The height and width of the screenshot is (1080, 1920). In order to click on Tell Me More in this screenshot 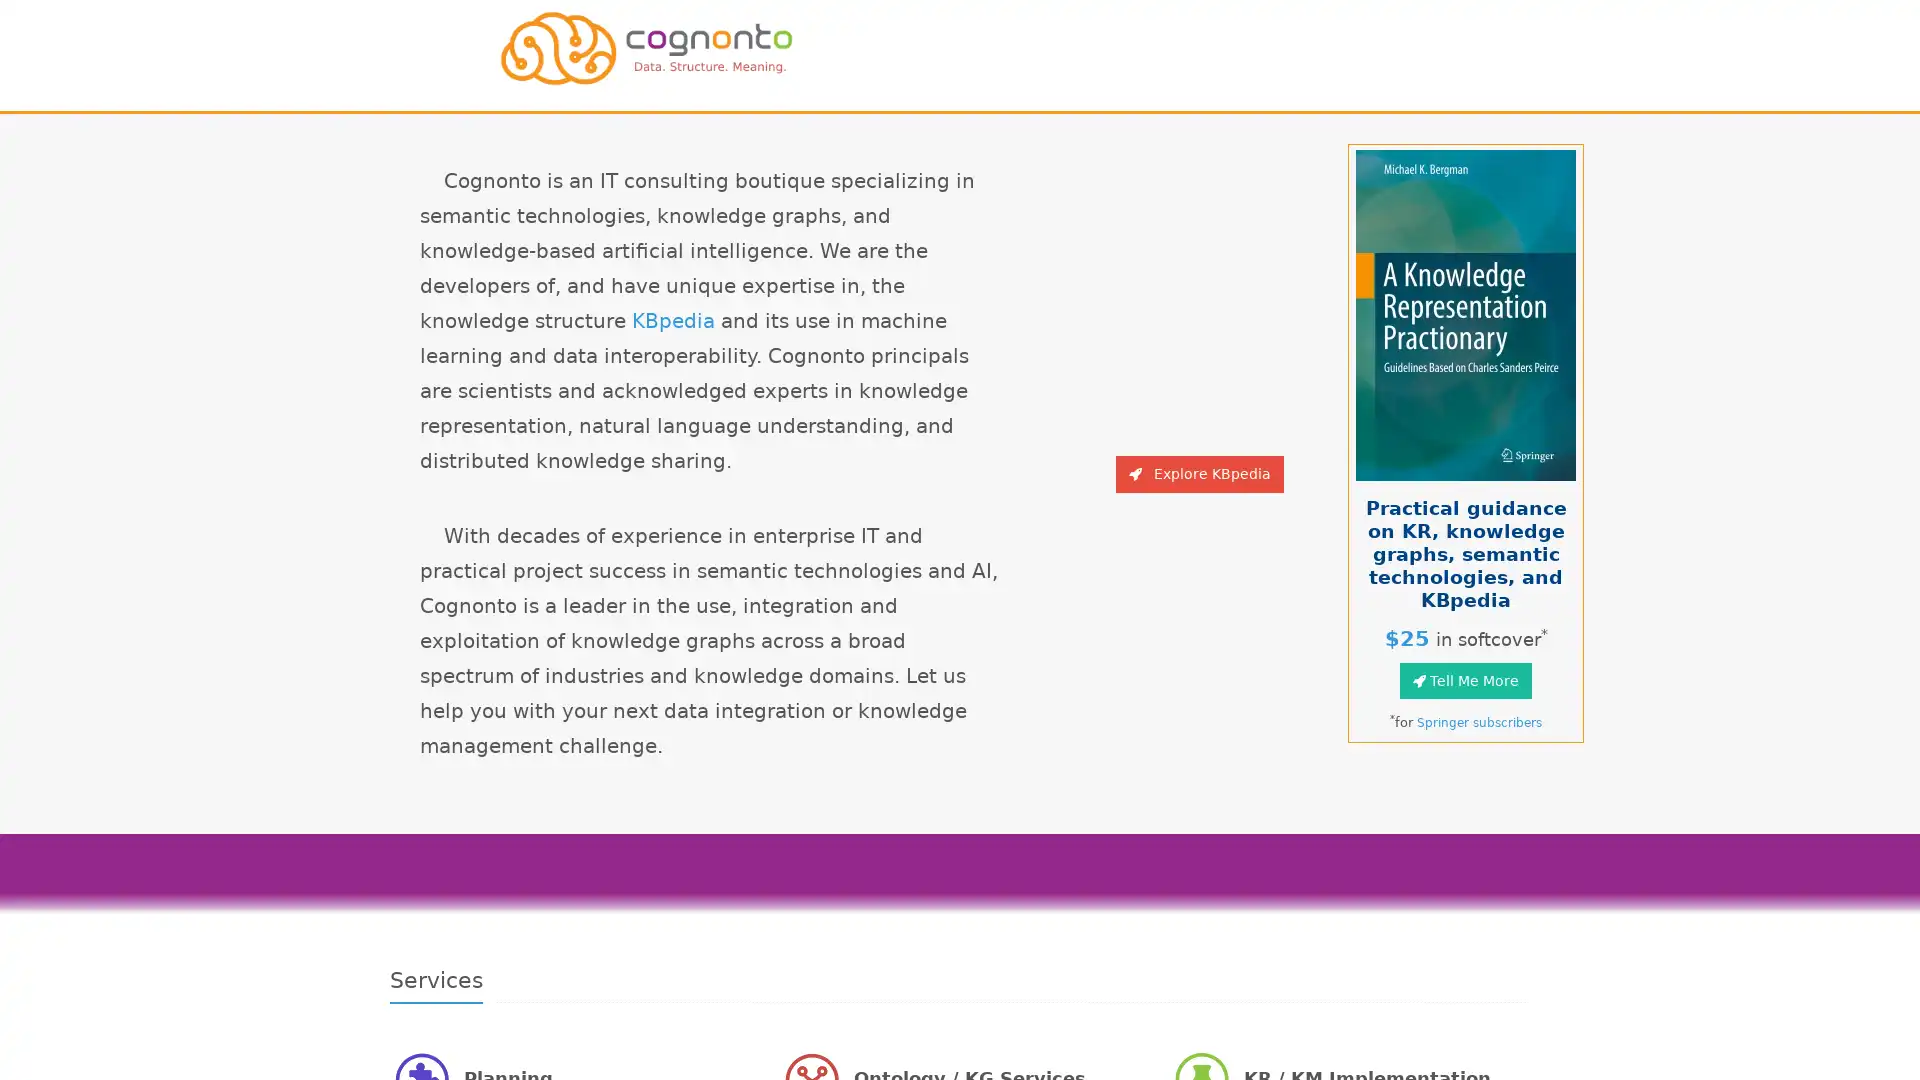, I will do `click(1465, 679)`.